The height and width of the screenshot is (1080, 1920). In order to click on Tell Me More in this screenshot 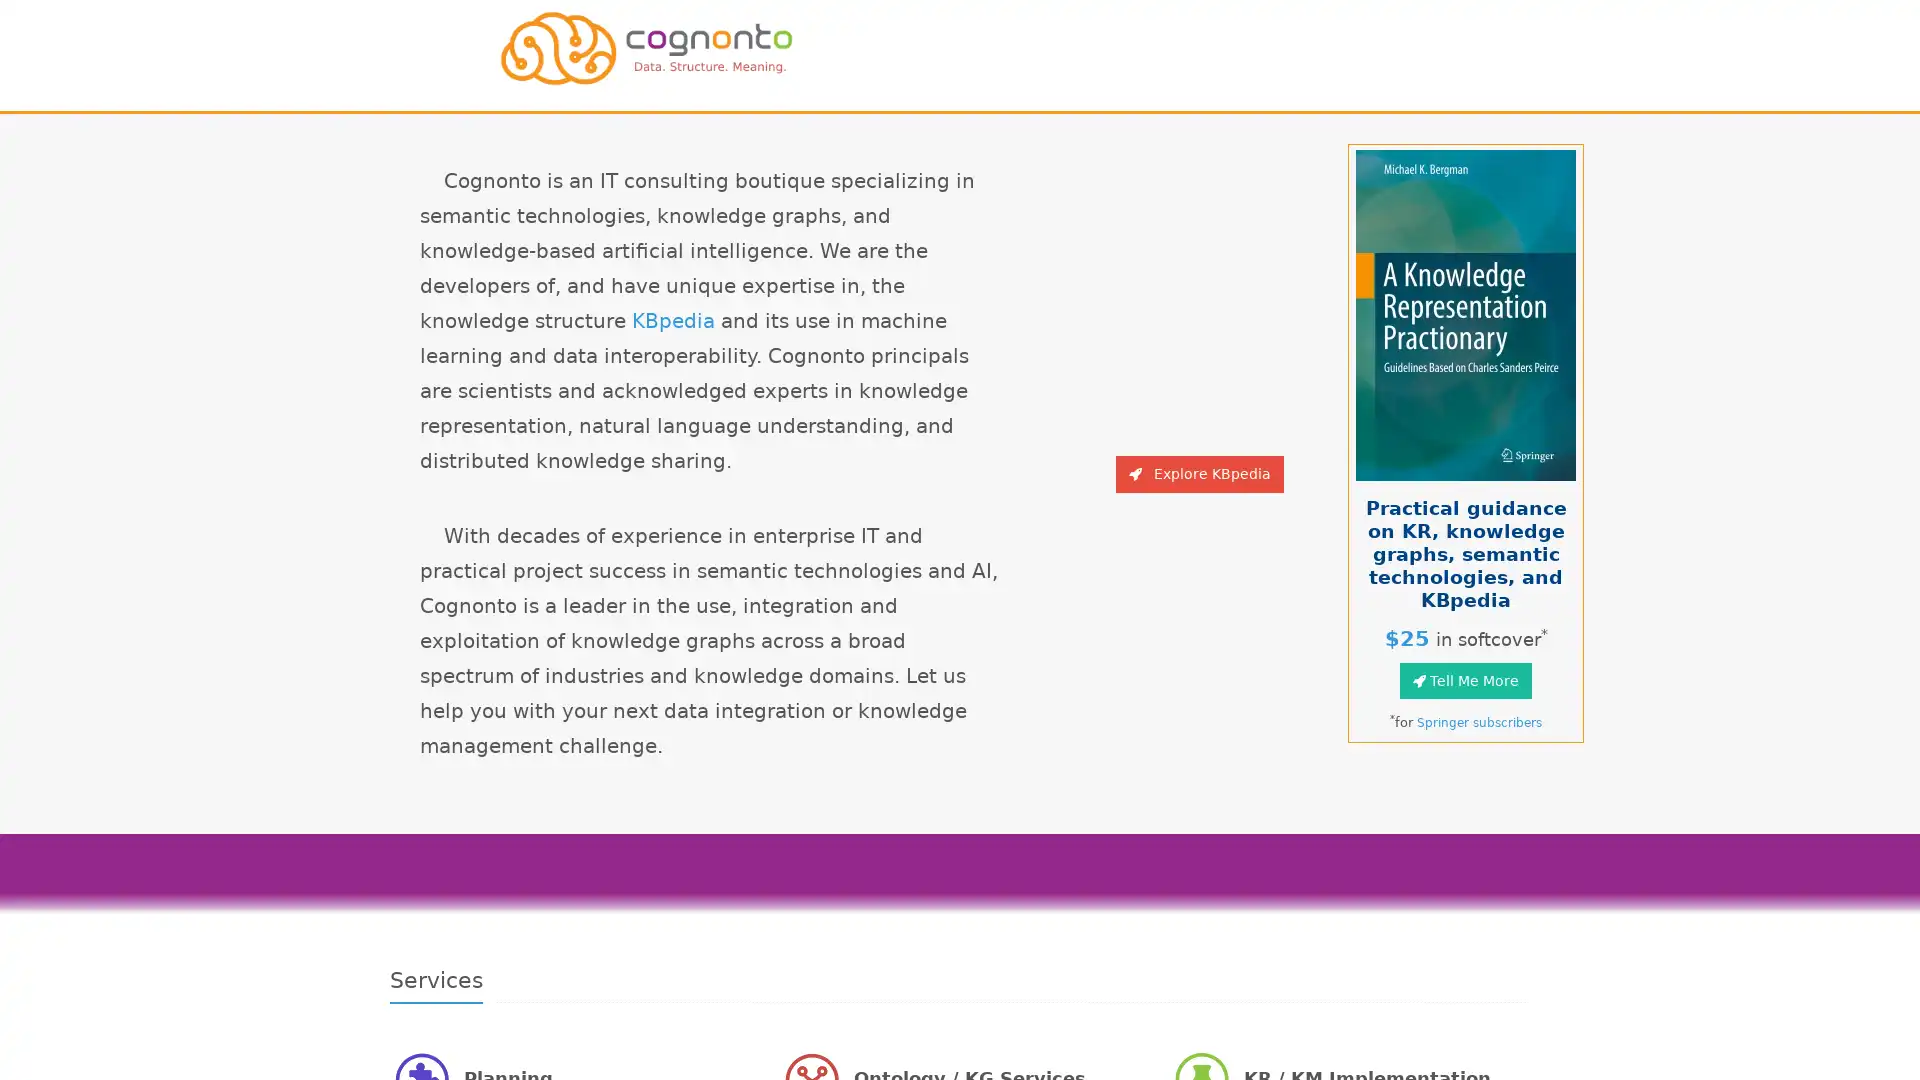, I will do `click(1465, 679)`.